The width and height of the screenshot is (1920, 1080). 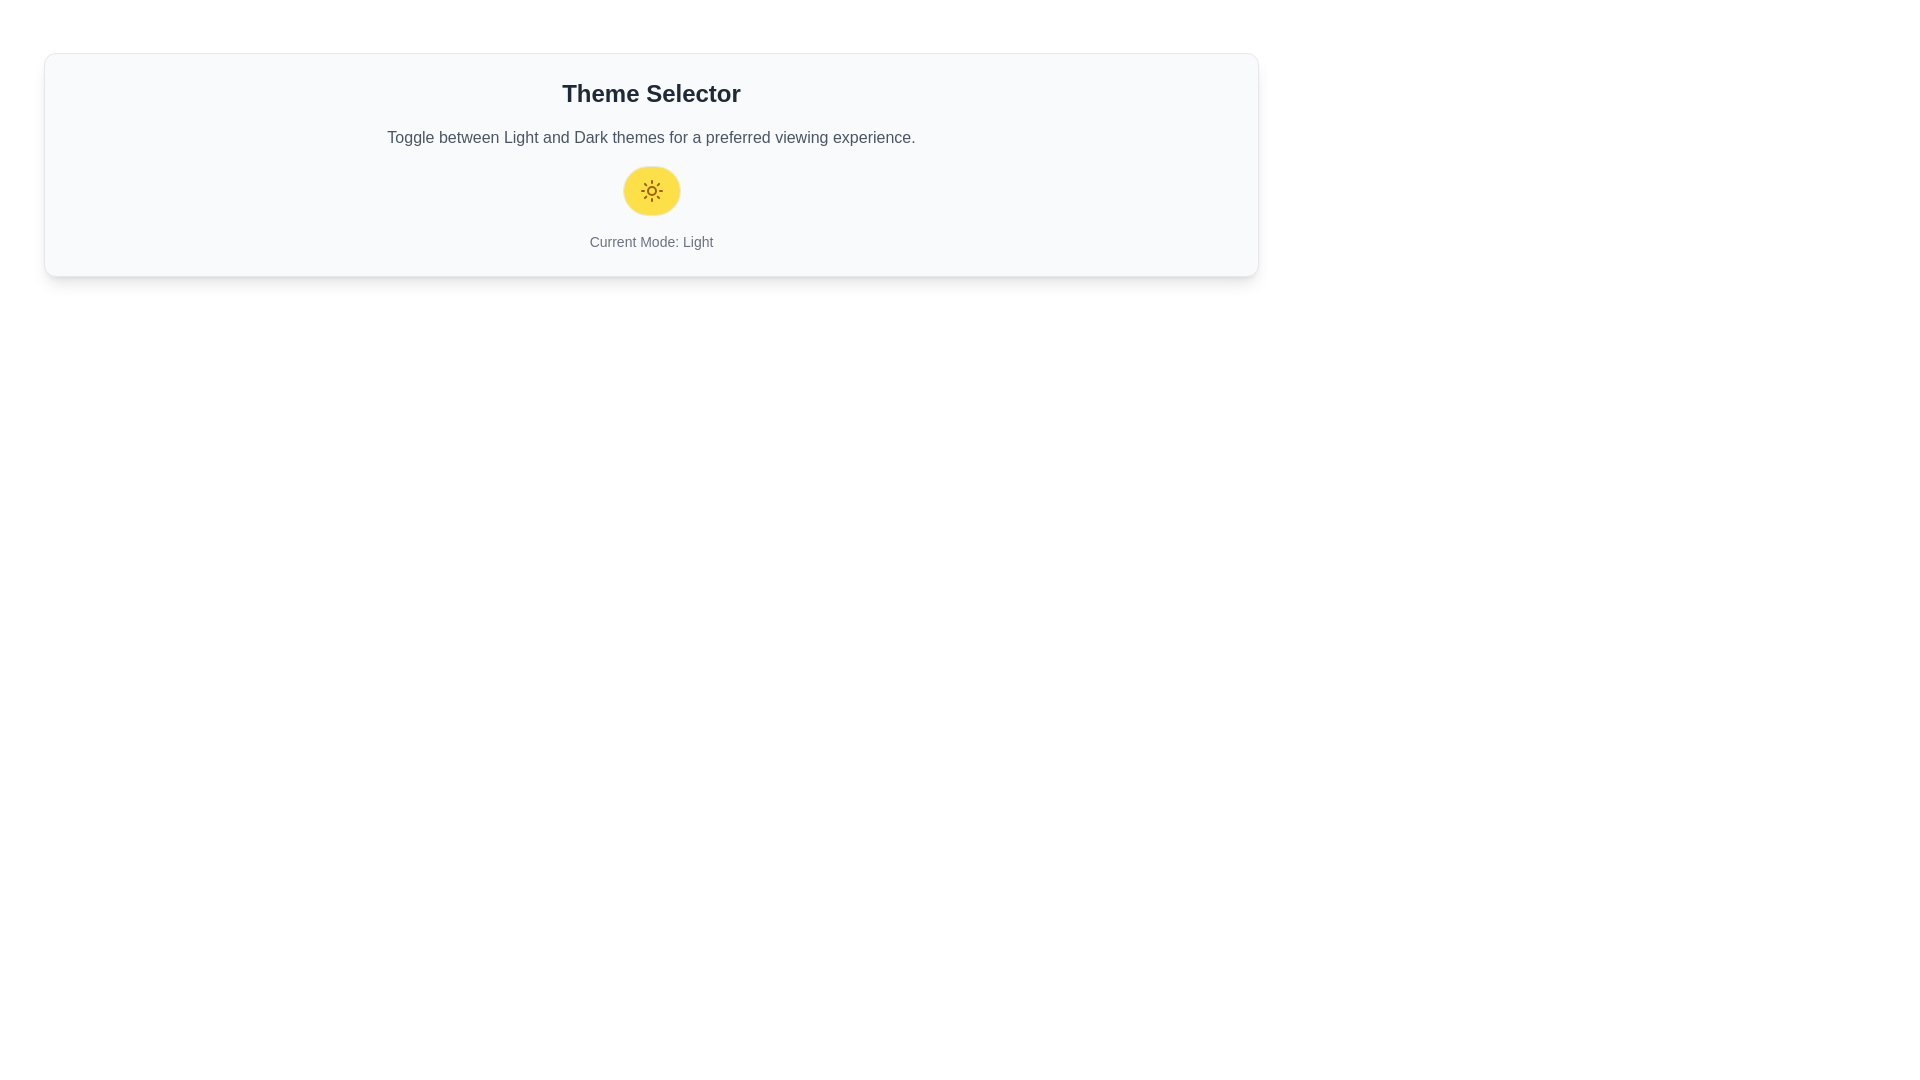 What do you see at coordinates (651, 191) in the screenshot?
I see `the light theme toggle button located centrally below the text 'Toggle between Light and Dark themes for a preferred viewing experience.'` at bounding box center [651, 191].